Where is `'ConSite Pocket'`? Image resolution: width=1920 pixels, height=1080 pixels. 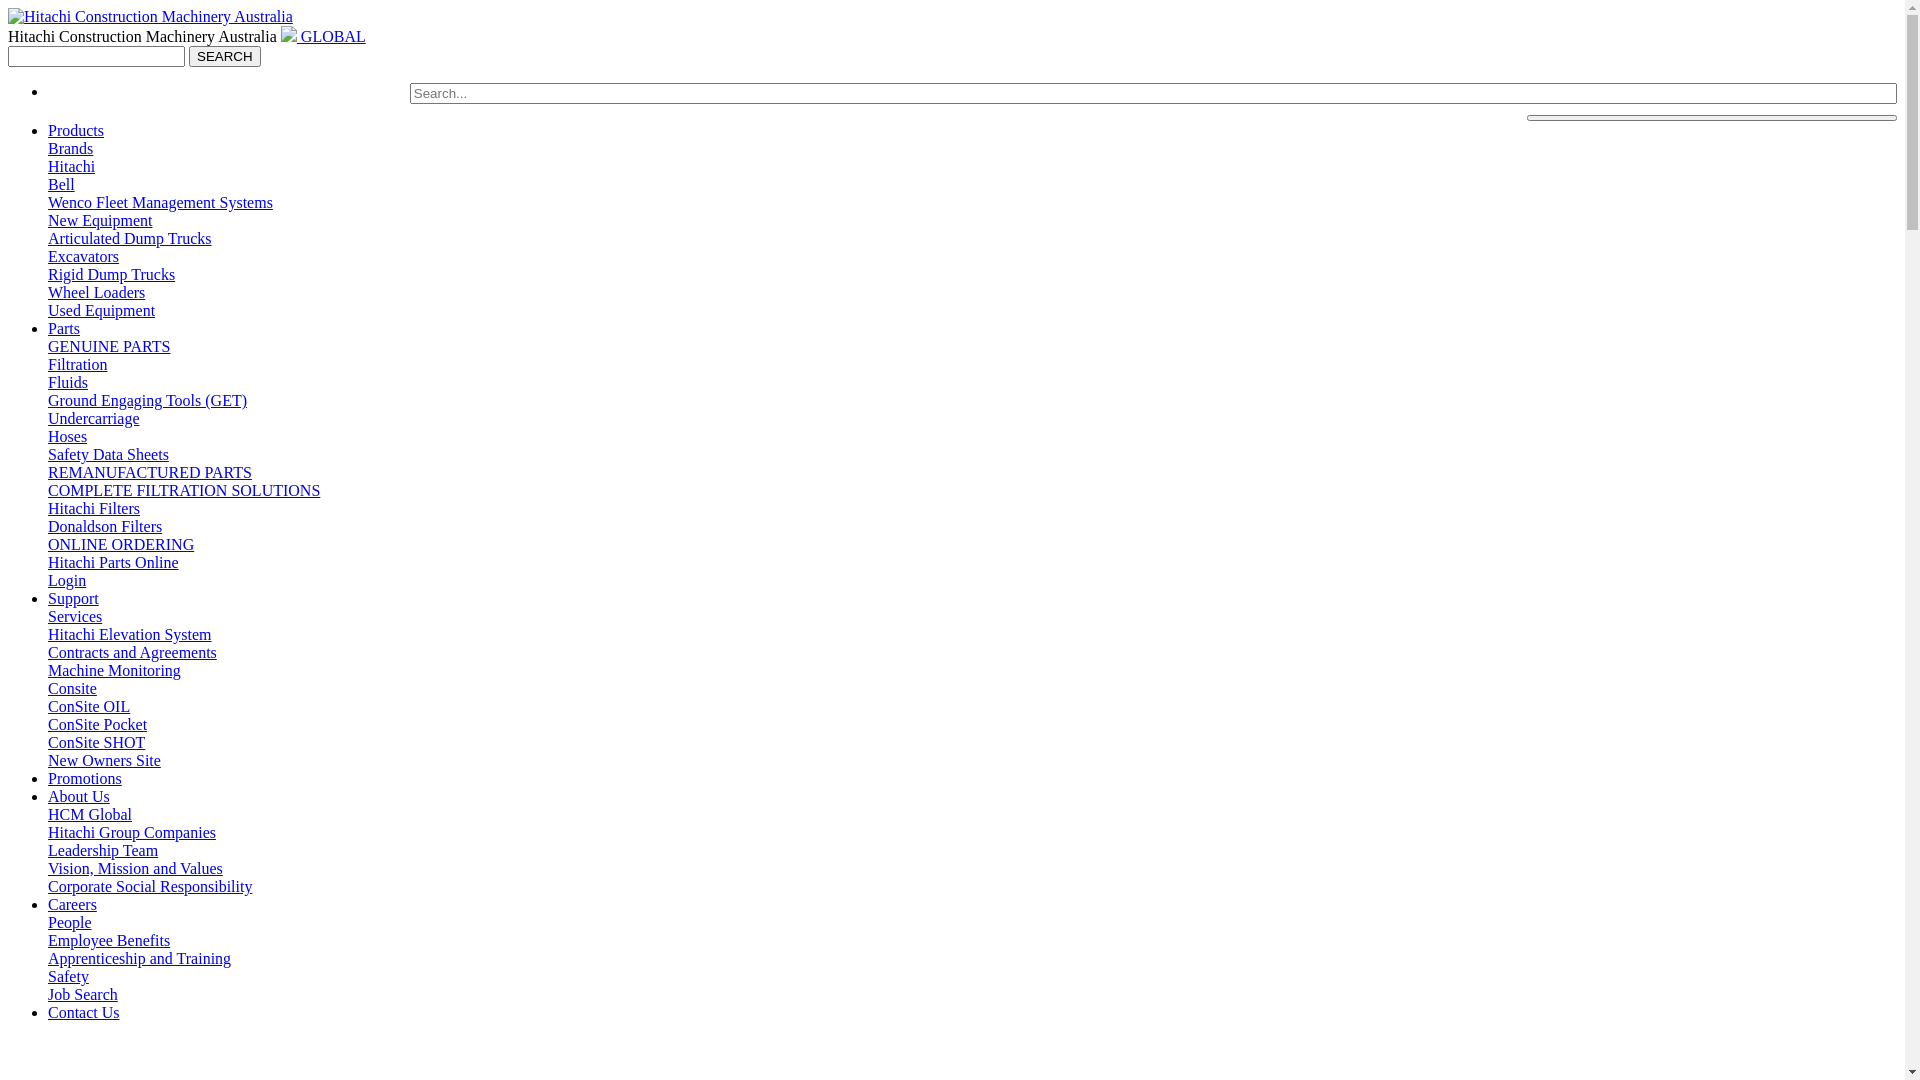
'ConSite Pocket' is located at coordinates (96, 724).